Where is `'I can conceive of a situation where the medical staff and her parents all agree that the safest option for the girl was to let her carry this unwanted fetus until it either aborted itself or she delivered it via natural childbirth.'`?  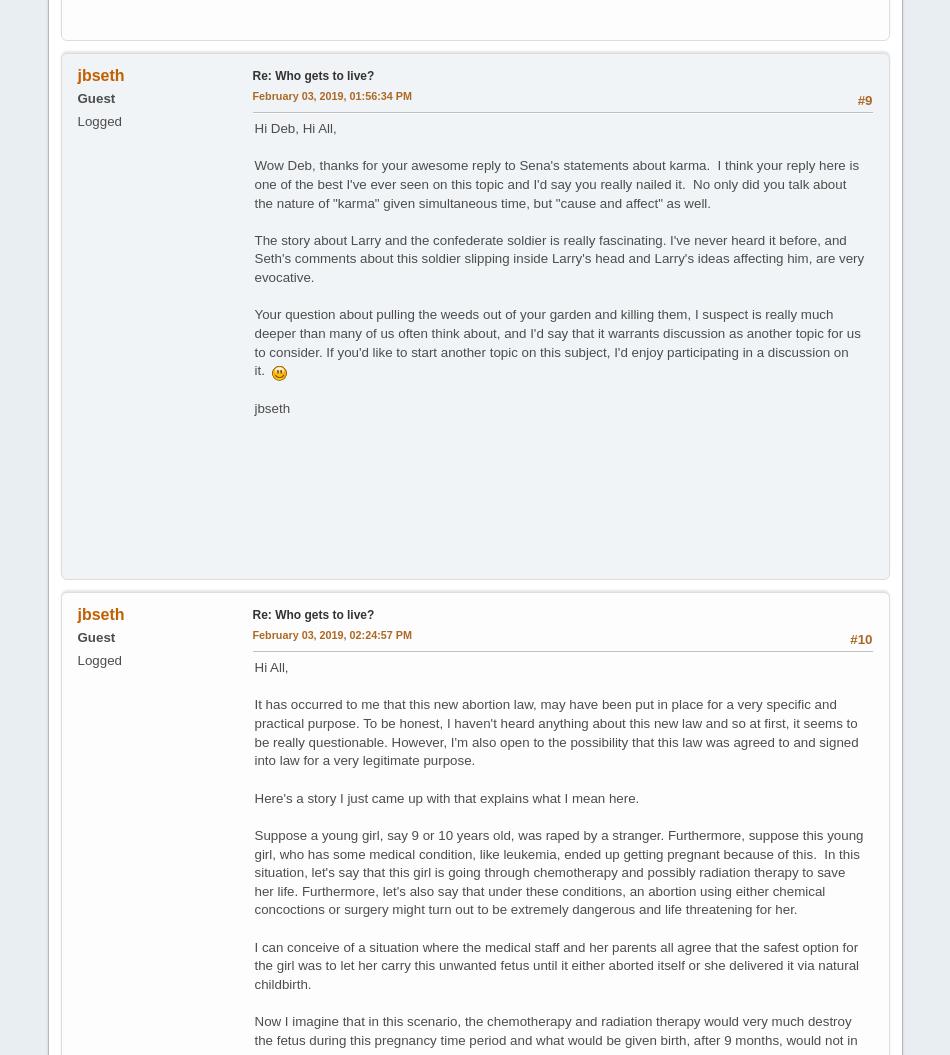 'I can conceive of a situation where the medical staff and her parents all agree that the safest option for the girl was to let her carry this unwanted fetus until it either aborted itself or she delivered it via natural childbirth.' is located at coordinates (556, 965).